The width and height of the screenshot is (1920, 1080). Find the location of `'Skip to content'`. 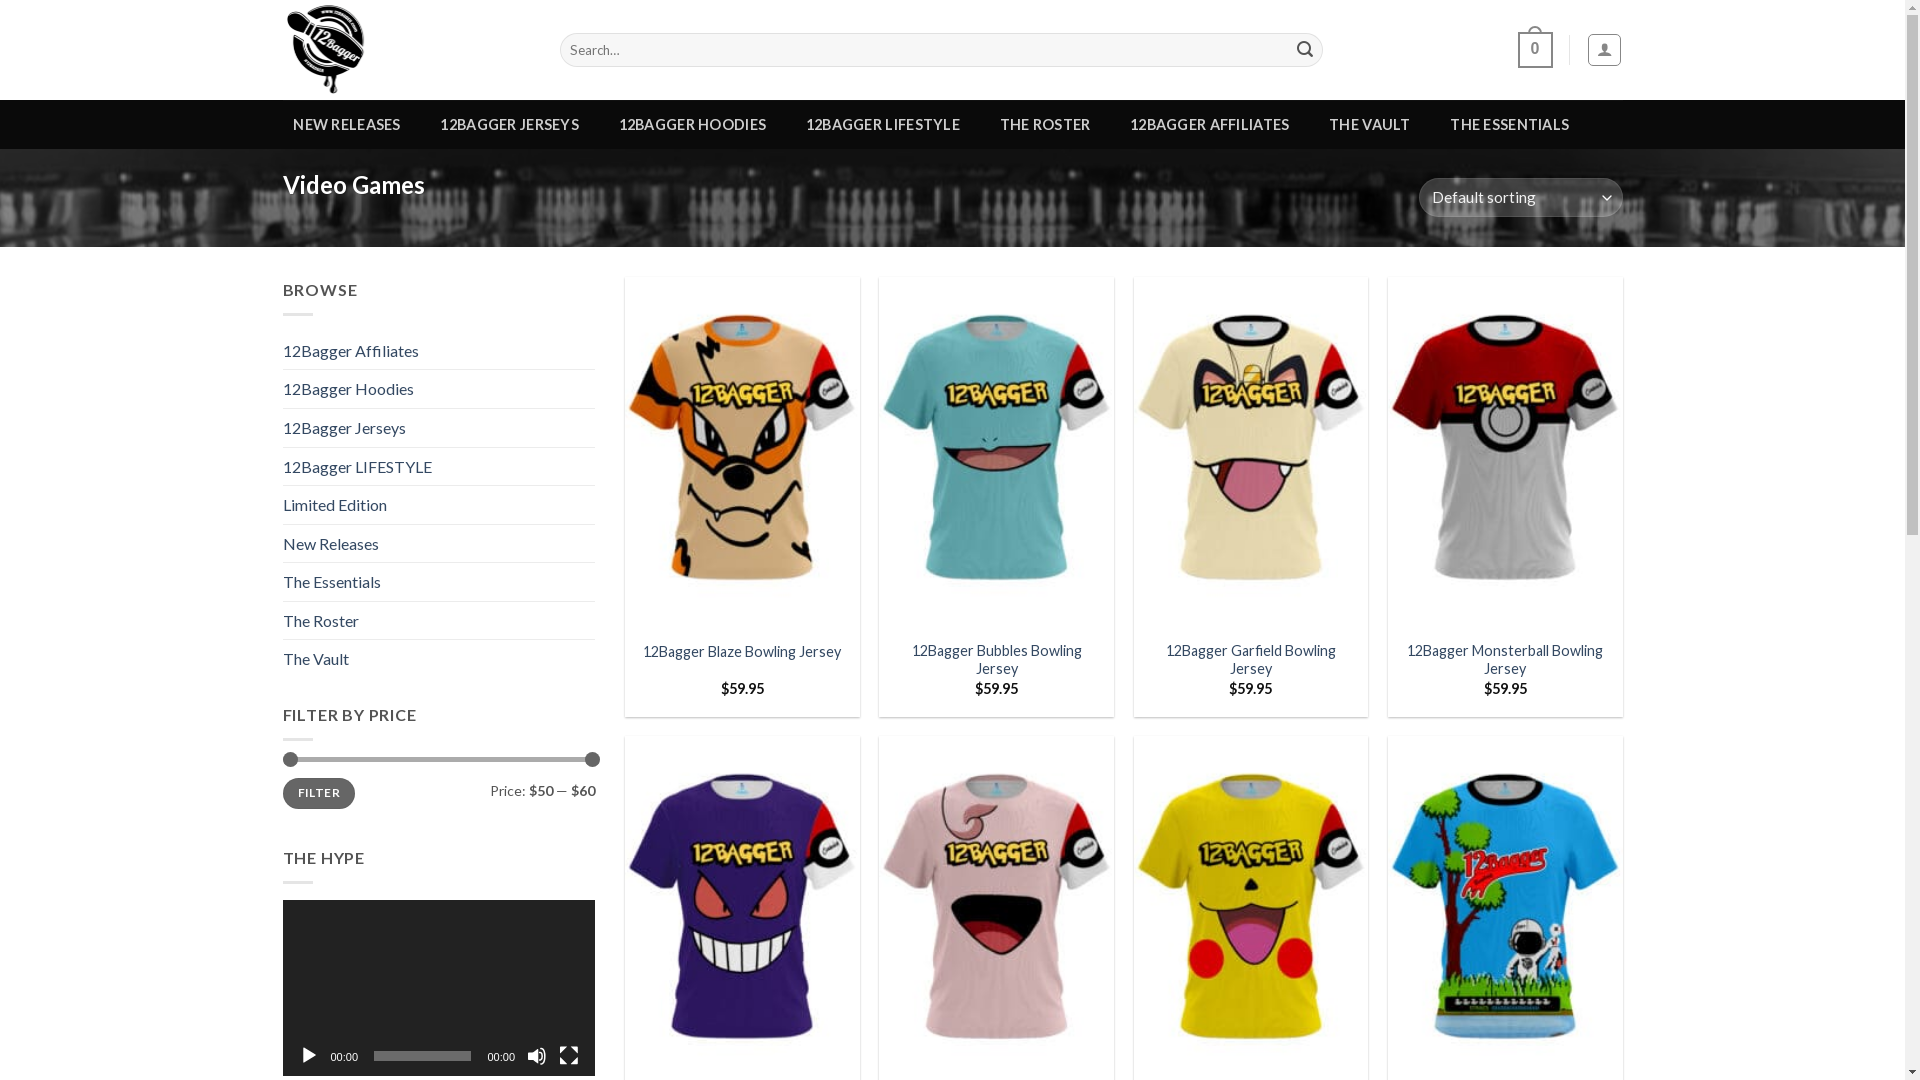

'Skip to content' is located at coordinates (0, 0).